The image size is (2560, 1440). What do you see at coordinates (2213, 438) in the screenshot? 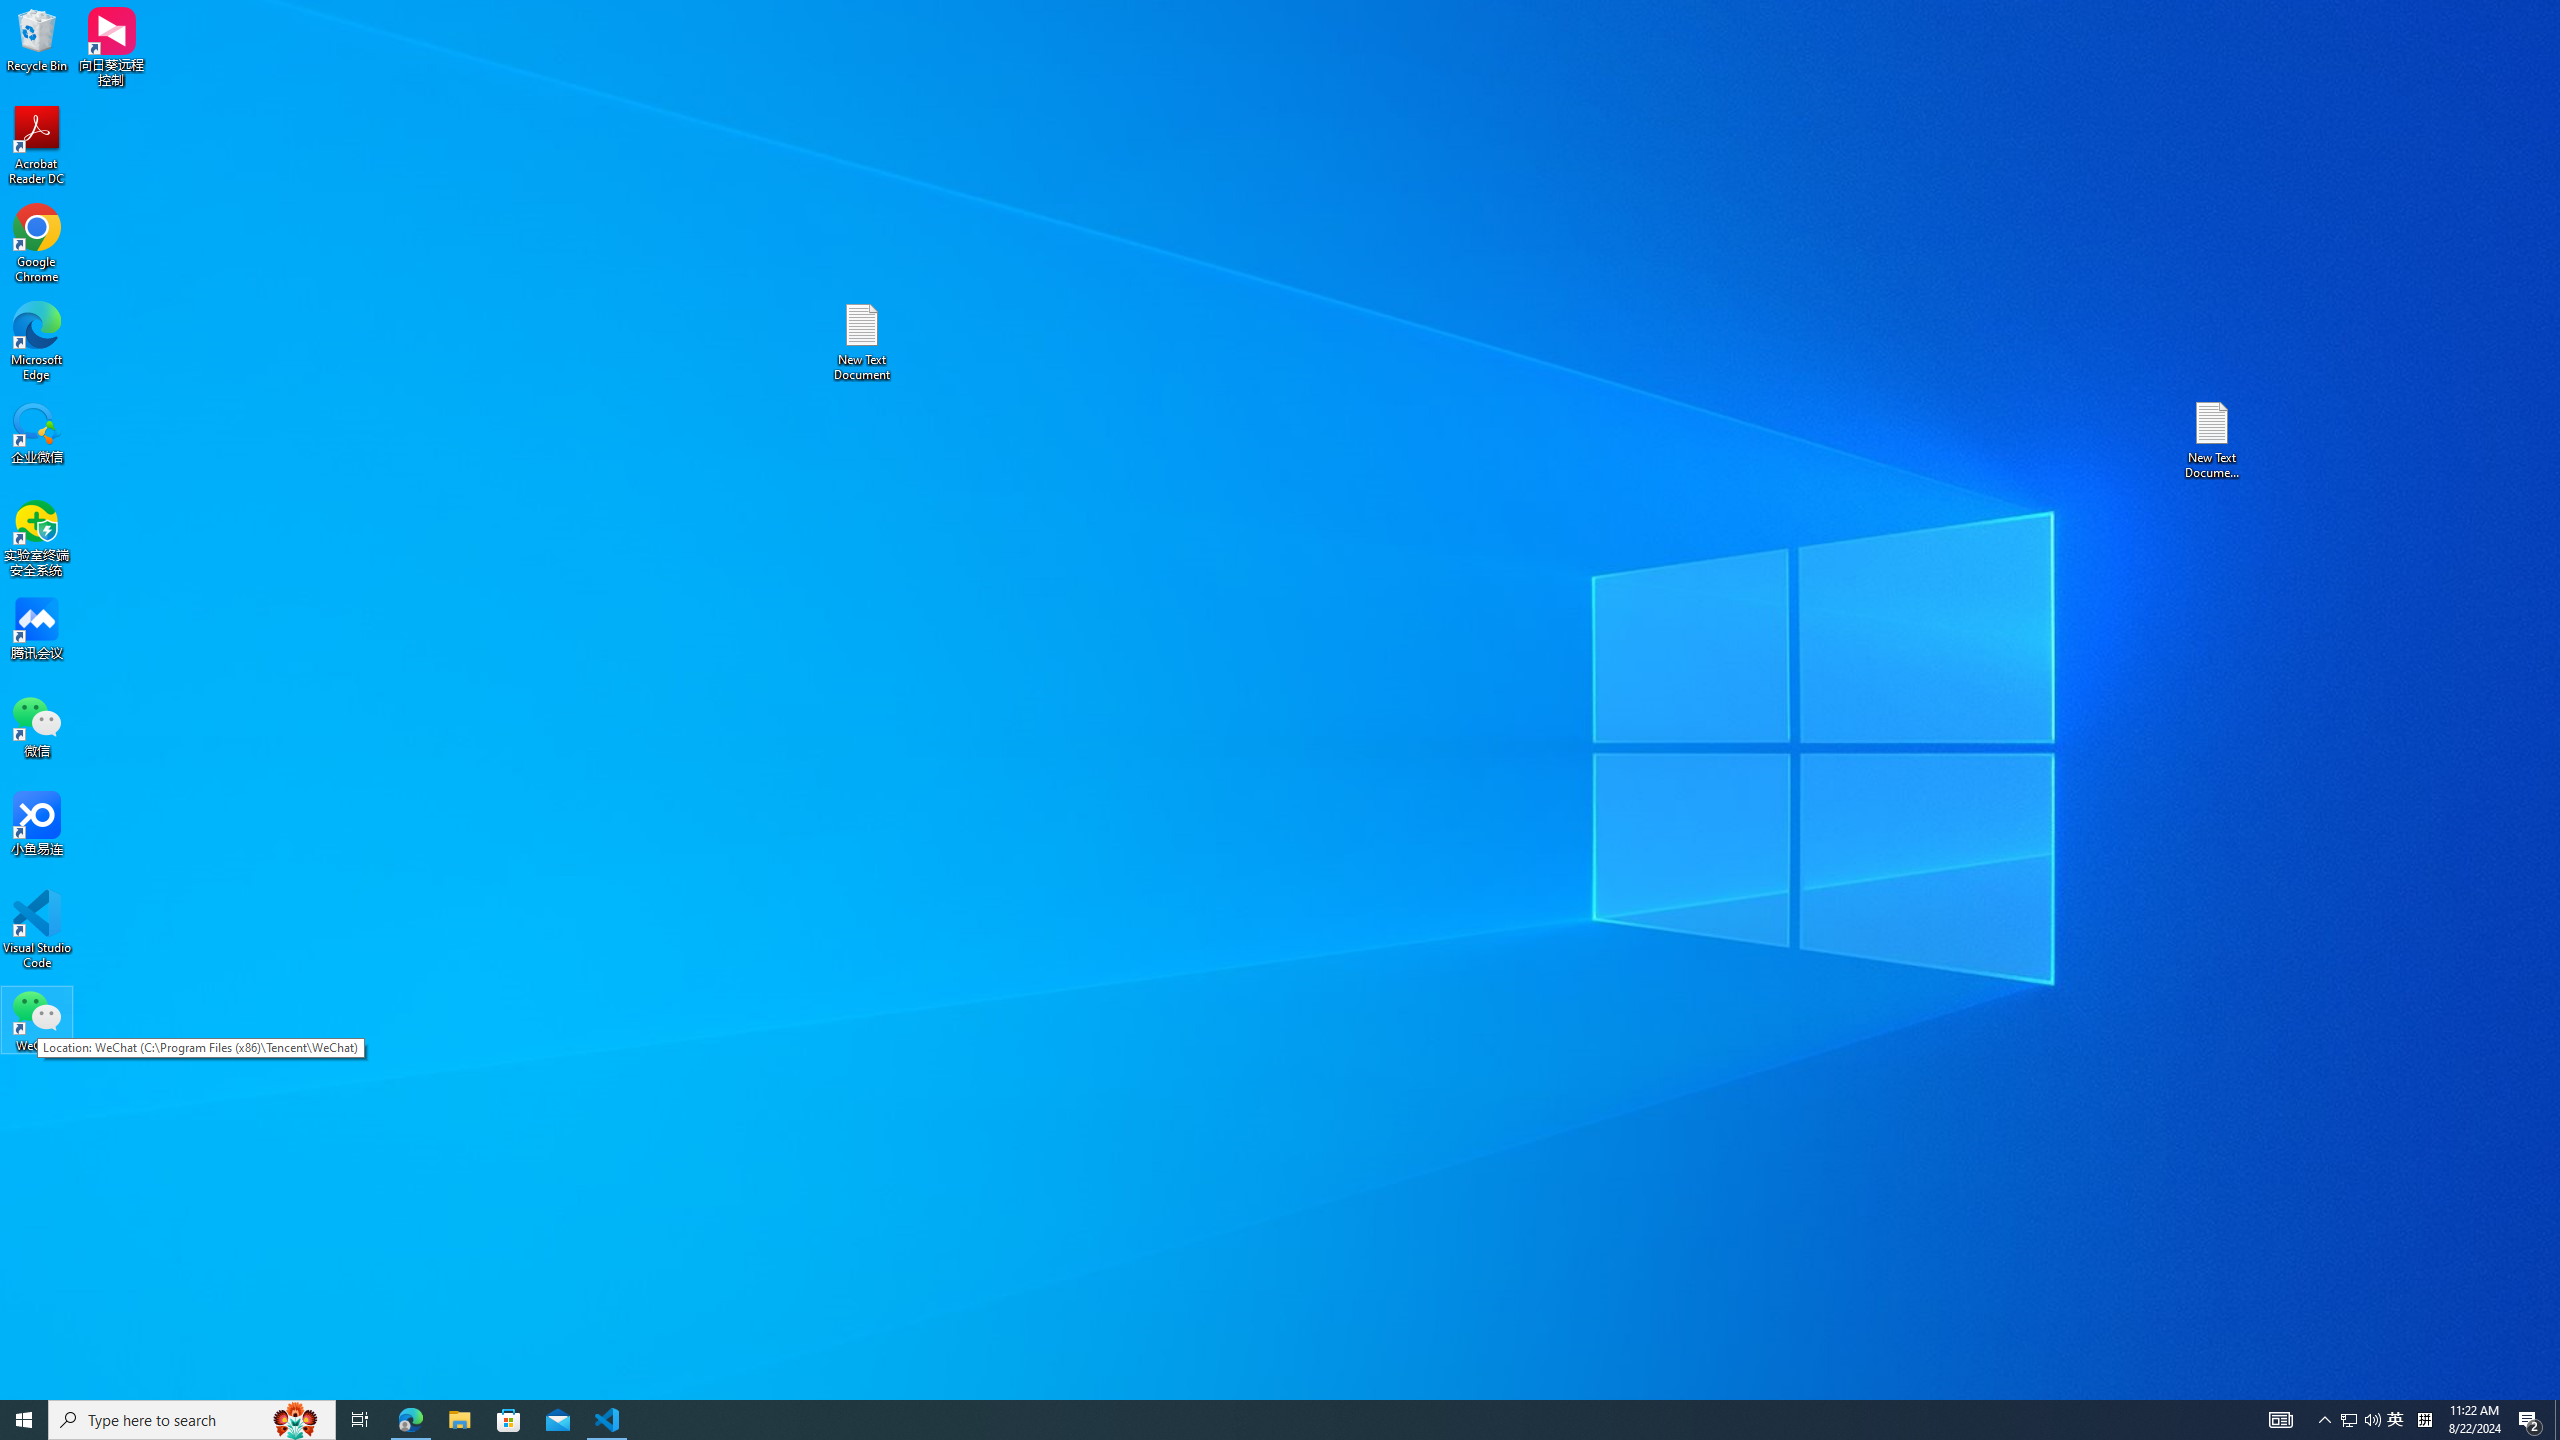
I see `'New Text Document (2)'` at bounding box center [2213, 438].